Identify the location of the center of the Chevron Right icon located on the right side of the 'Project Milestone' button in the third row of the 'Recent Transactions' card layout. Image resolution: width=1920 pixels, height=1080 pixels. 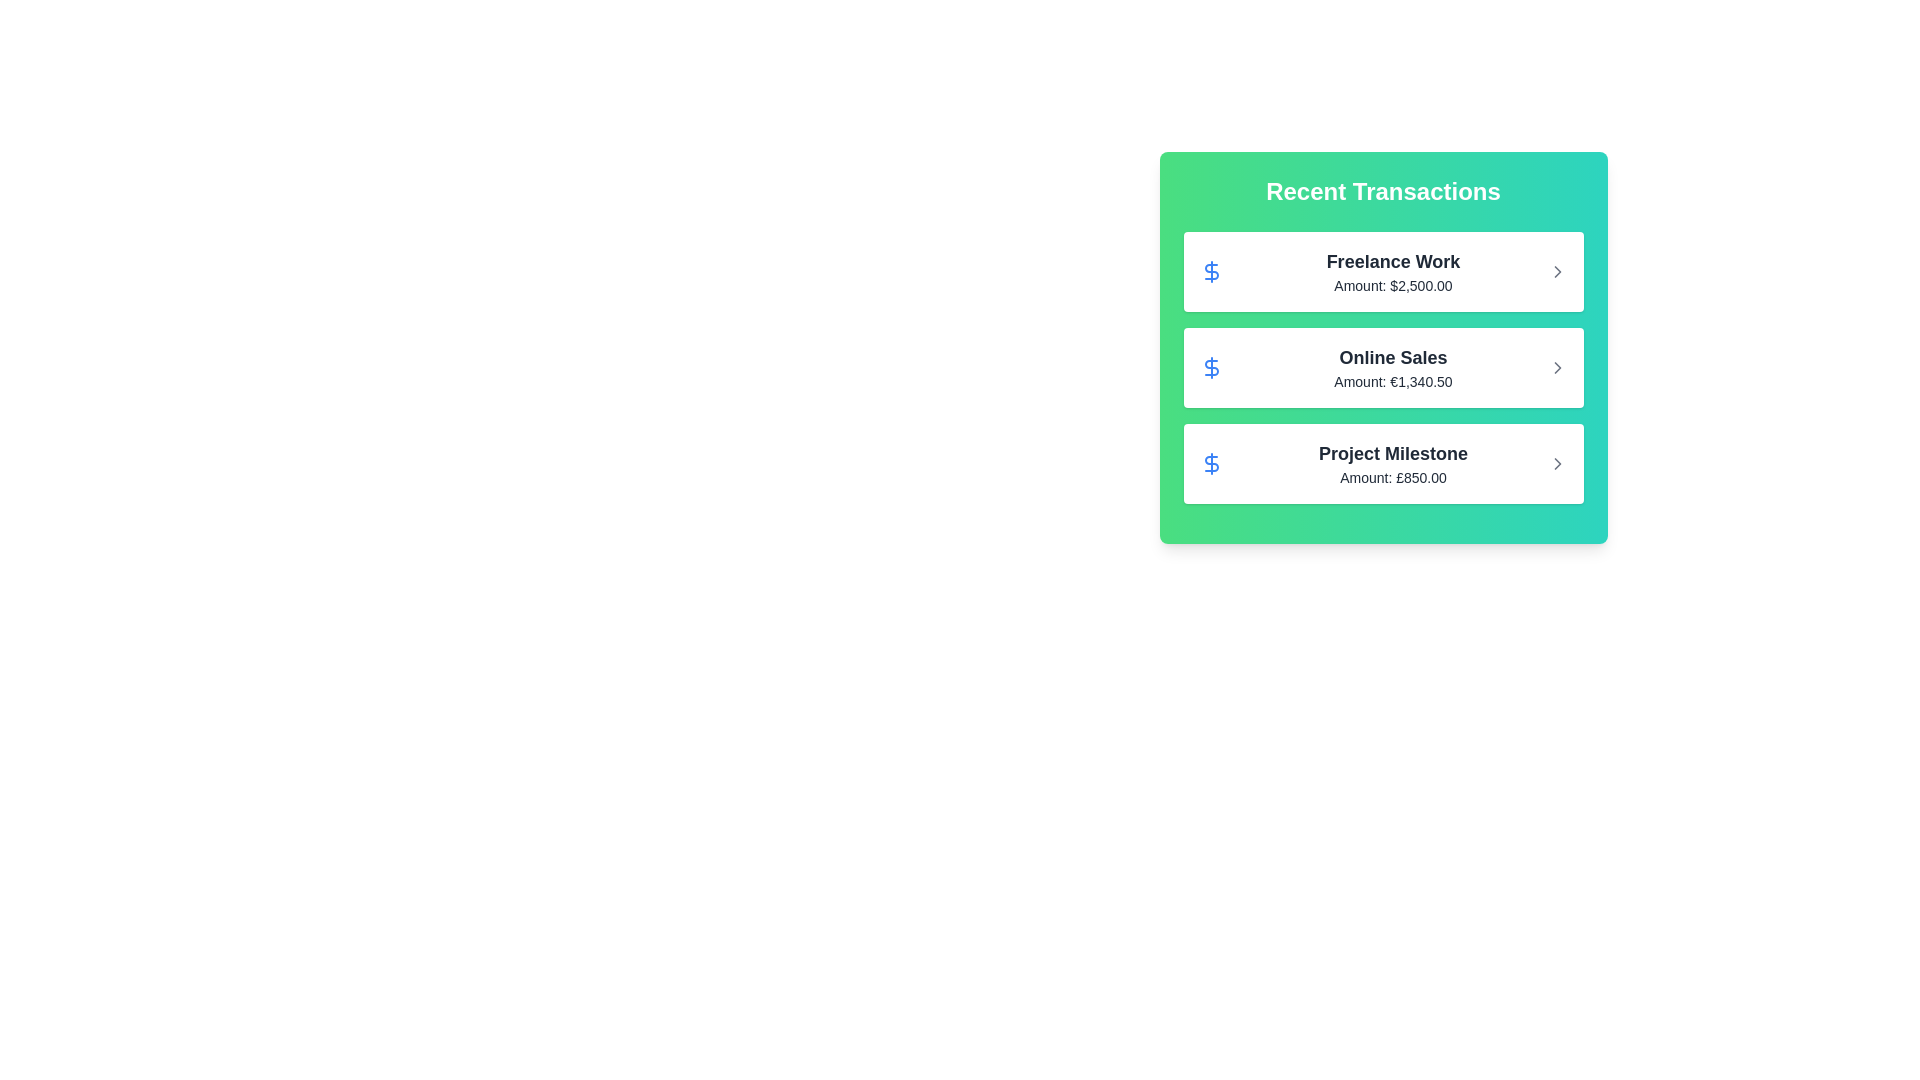
(1556, 463).